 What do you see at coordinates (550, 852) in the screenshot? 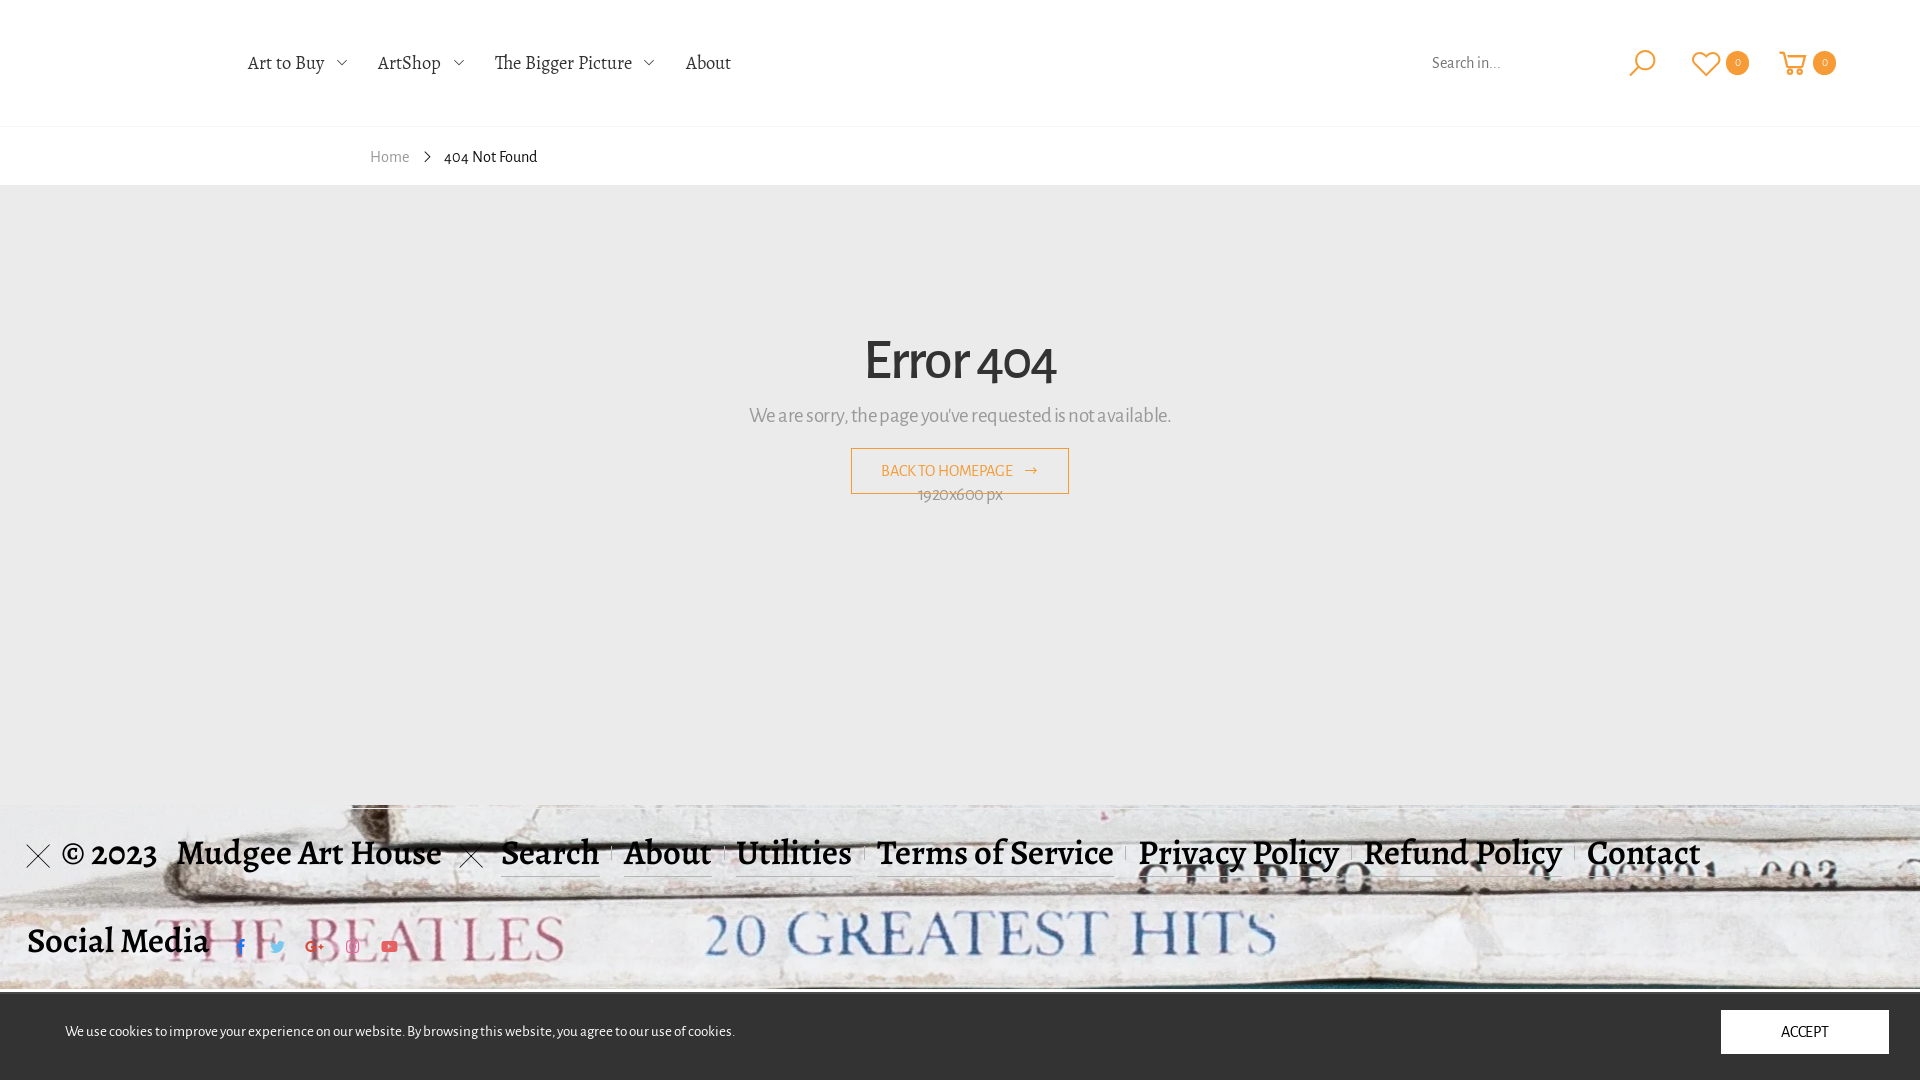
I see `'Search'` at bounding box center [550, 852].